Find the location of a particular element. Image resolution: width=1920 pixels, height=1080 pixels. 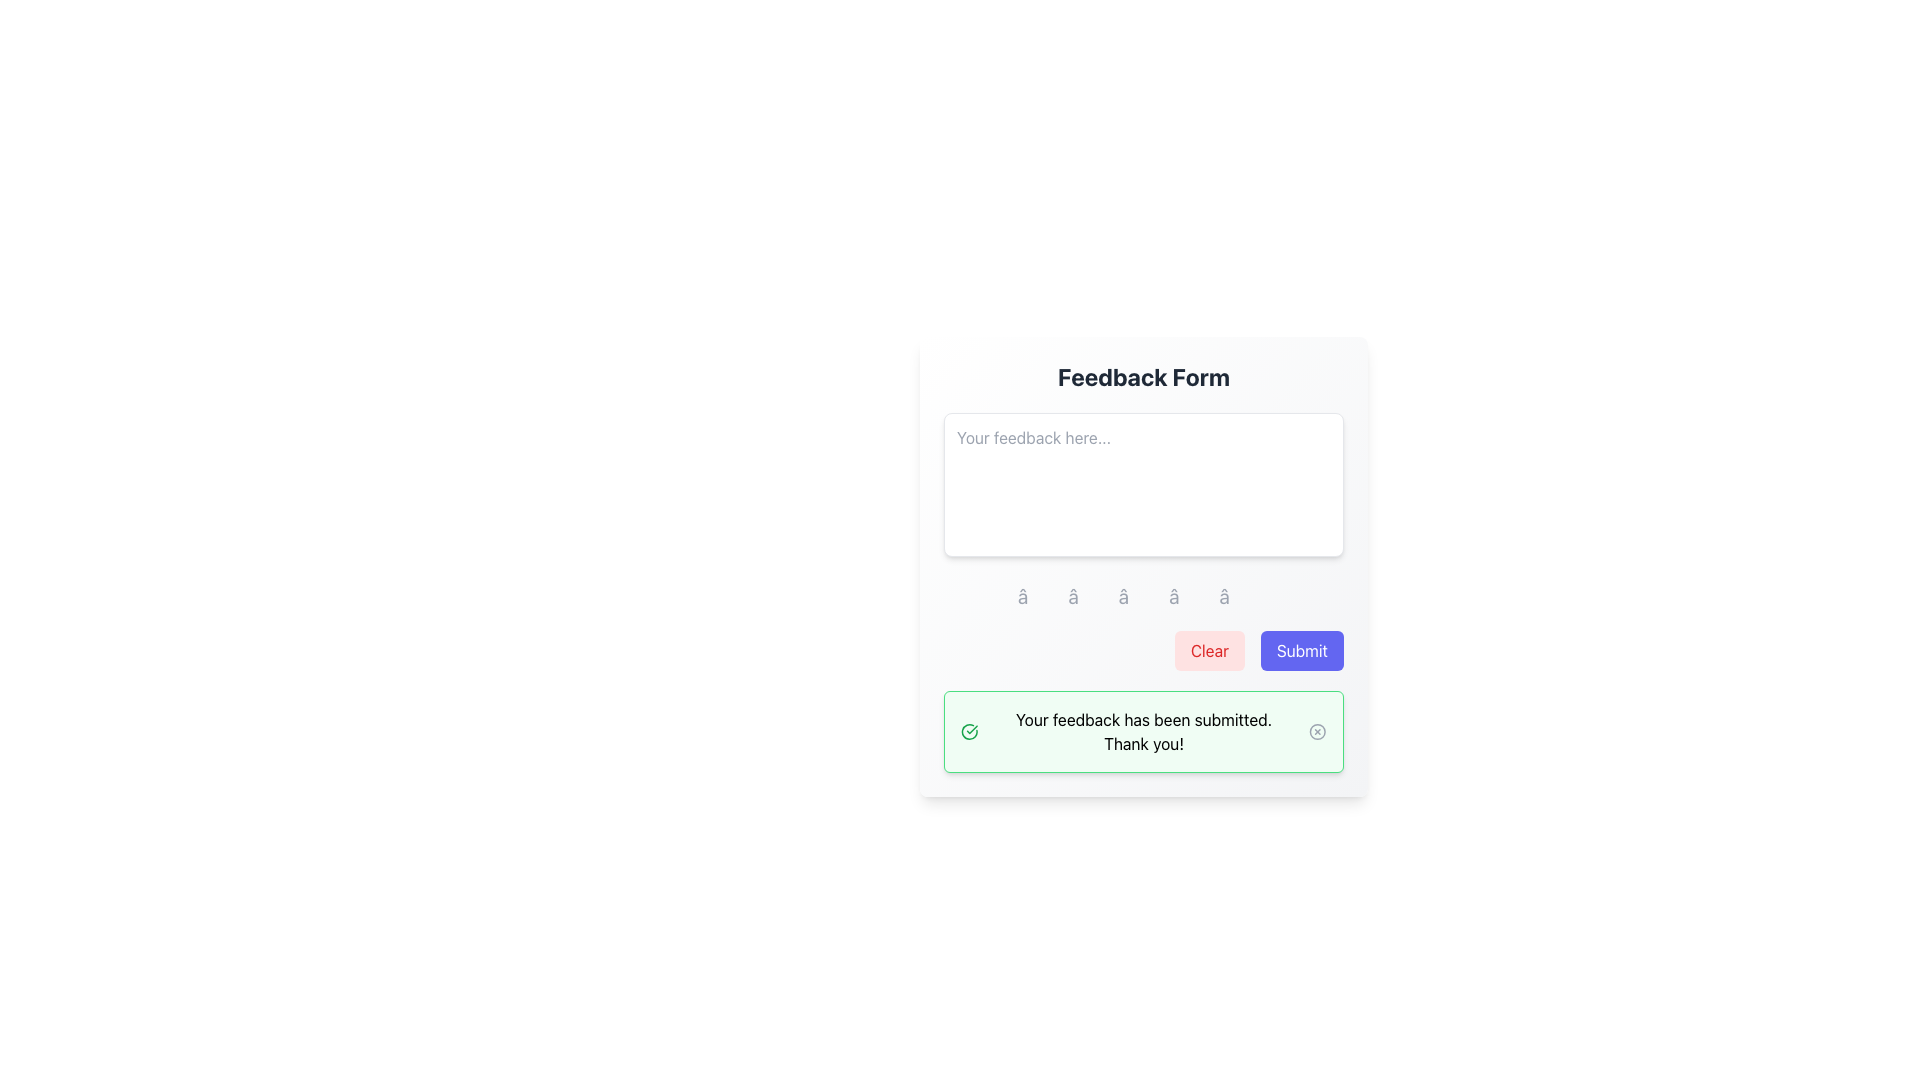

message from the feedback confirmation message box with a light green background and check icon, containing the text 'Your feedback has been submitted. Thank you!' located at the bottom of the feedback form is located at coordinates (1143, 732).